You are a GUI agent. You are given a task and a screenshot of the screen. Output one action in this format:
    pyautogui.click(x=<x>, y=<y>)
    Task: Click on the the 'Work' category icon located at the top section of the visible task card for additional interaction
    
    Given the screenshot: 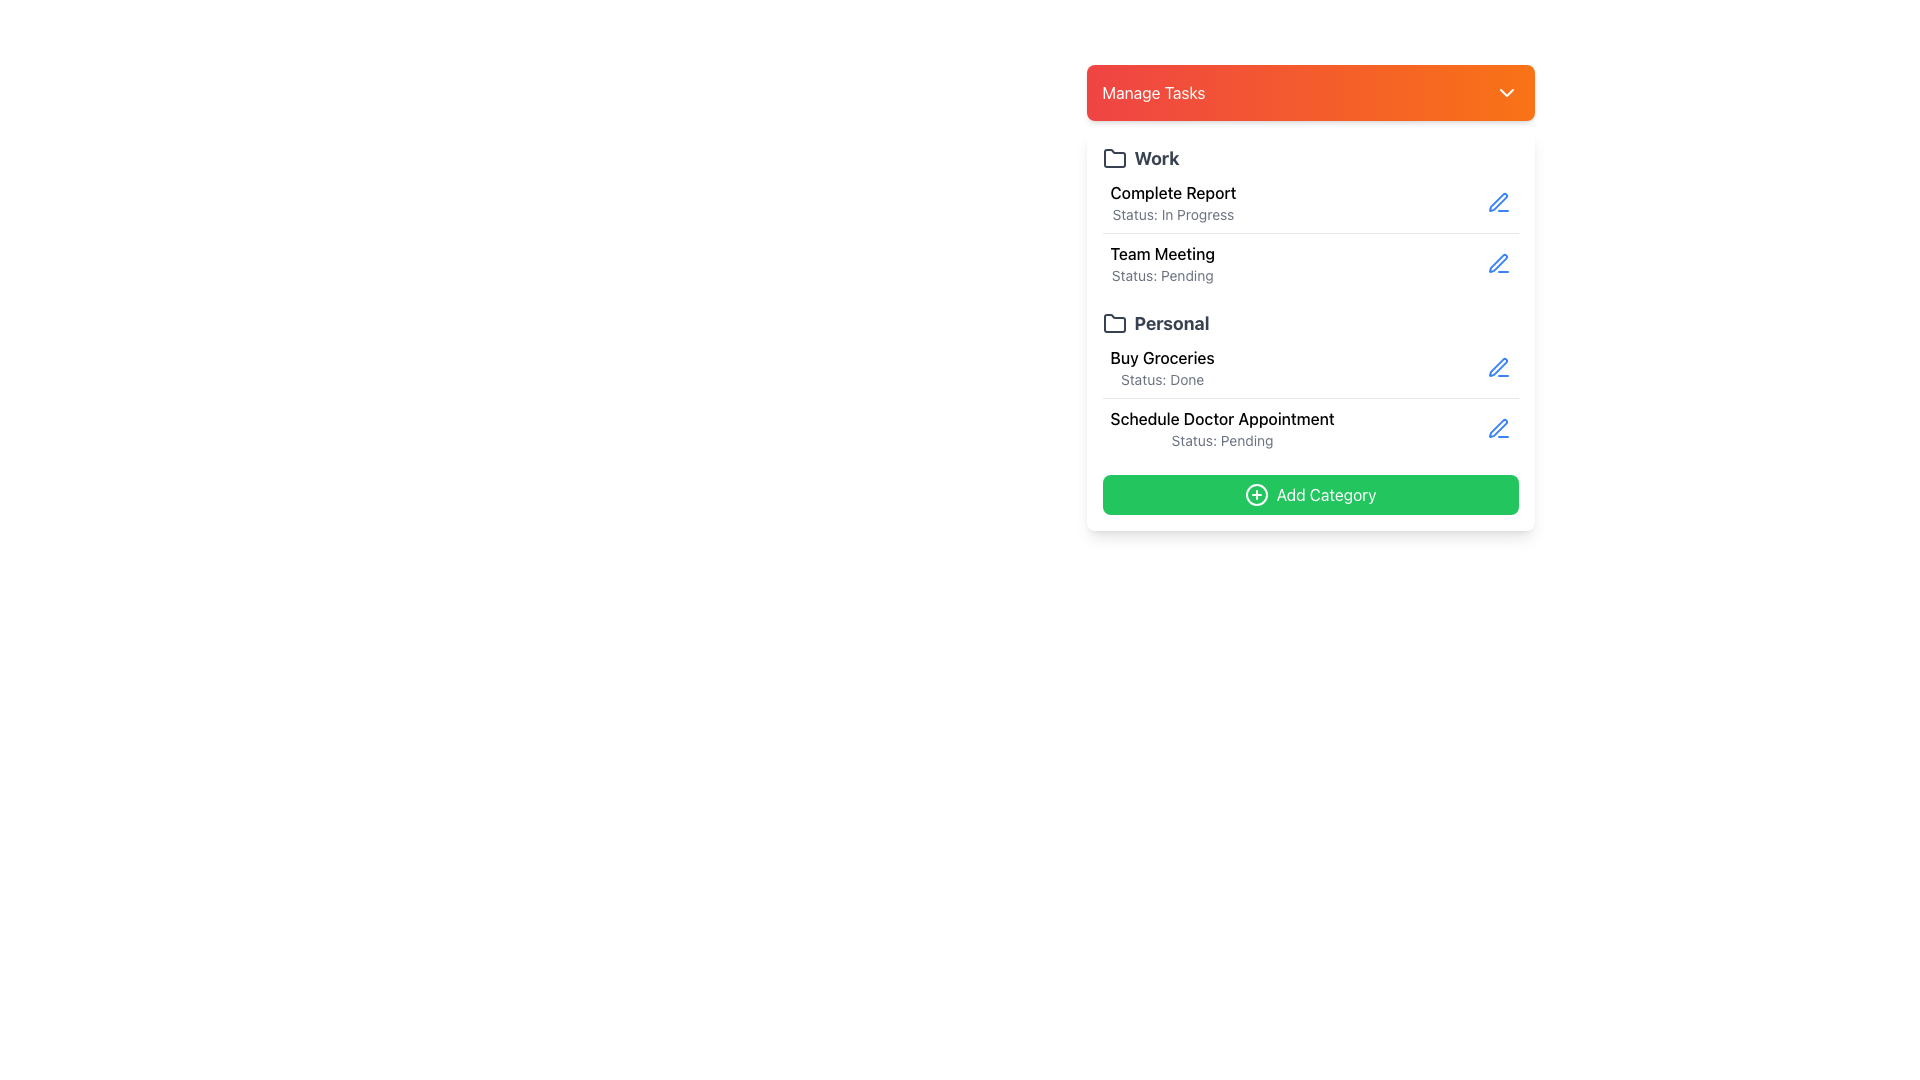 What is the action you would take?
    pyautogui.click(x=1113, y=157)
    